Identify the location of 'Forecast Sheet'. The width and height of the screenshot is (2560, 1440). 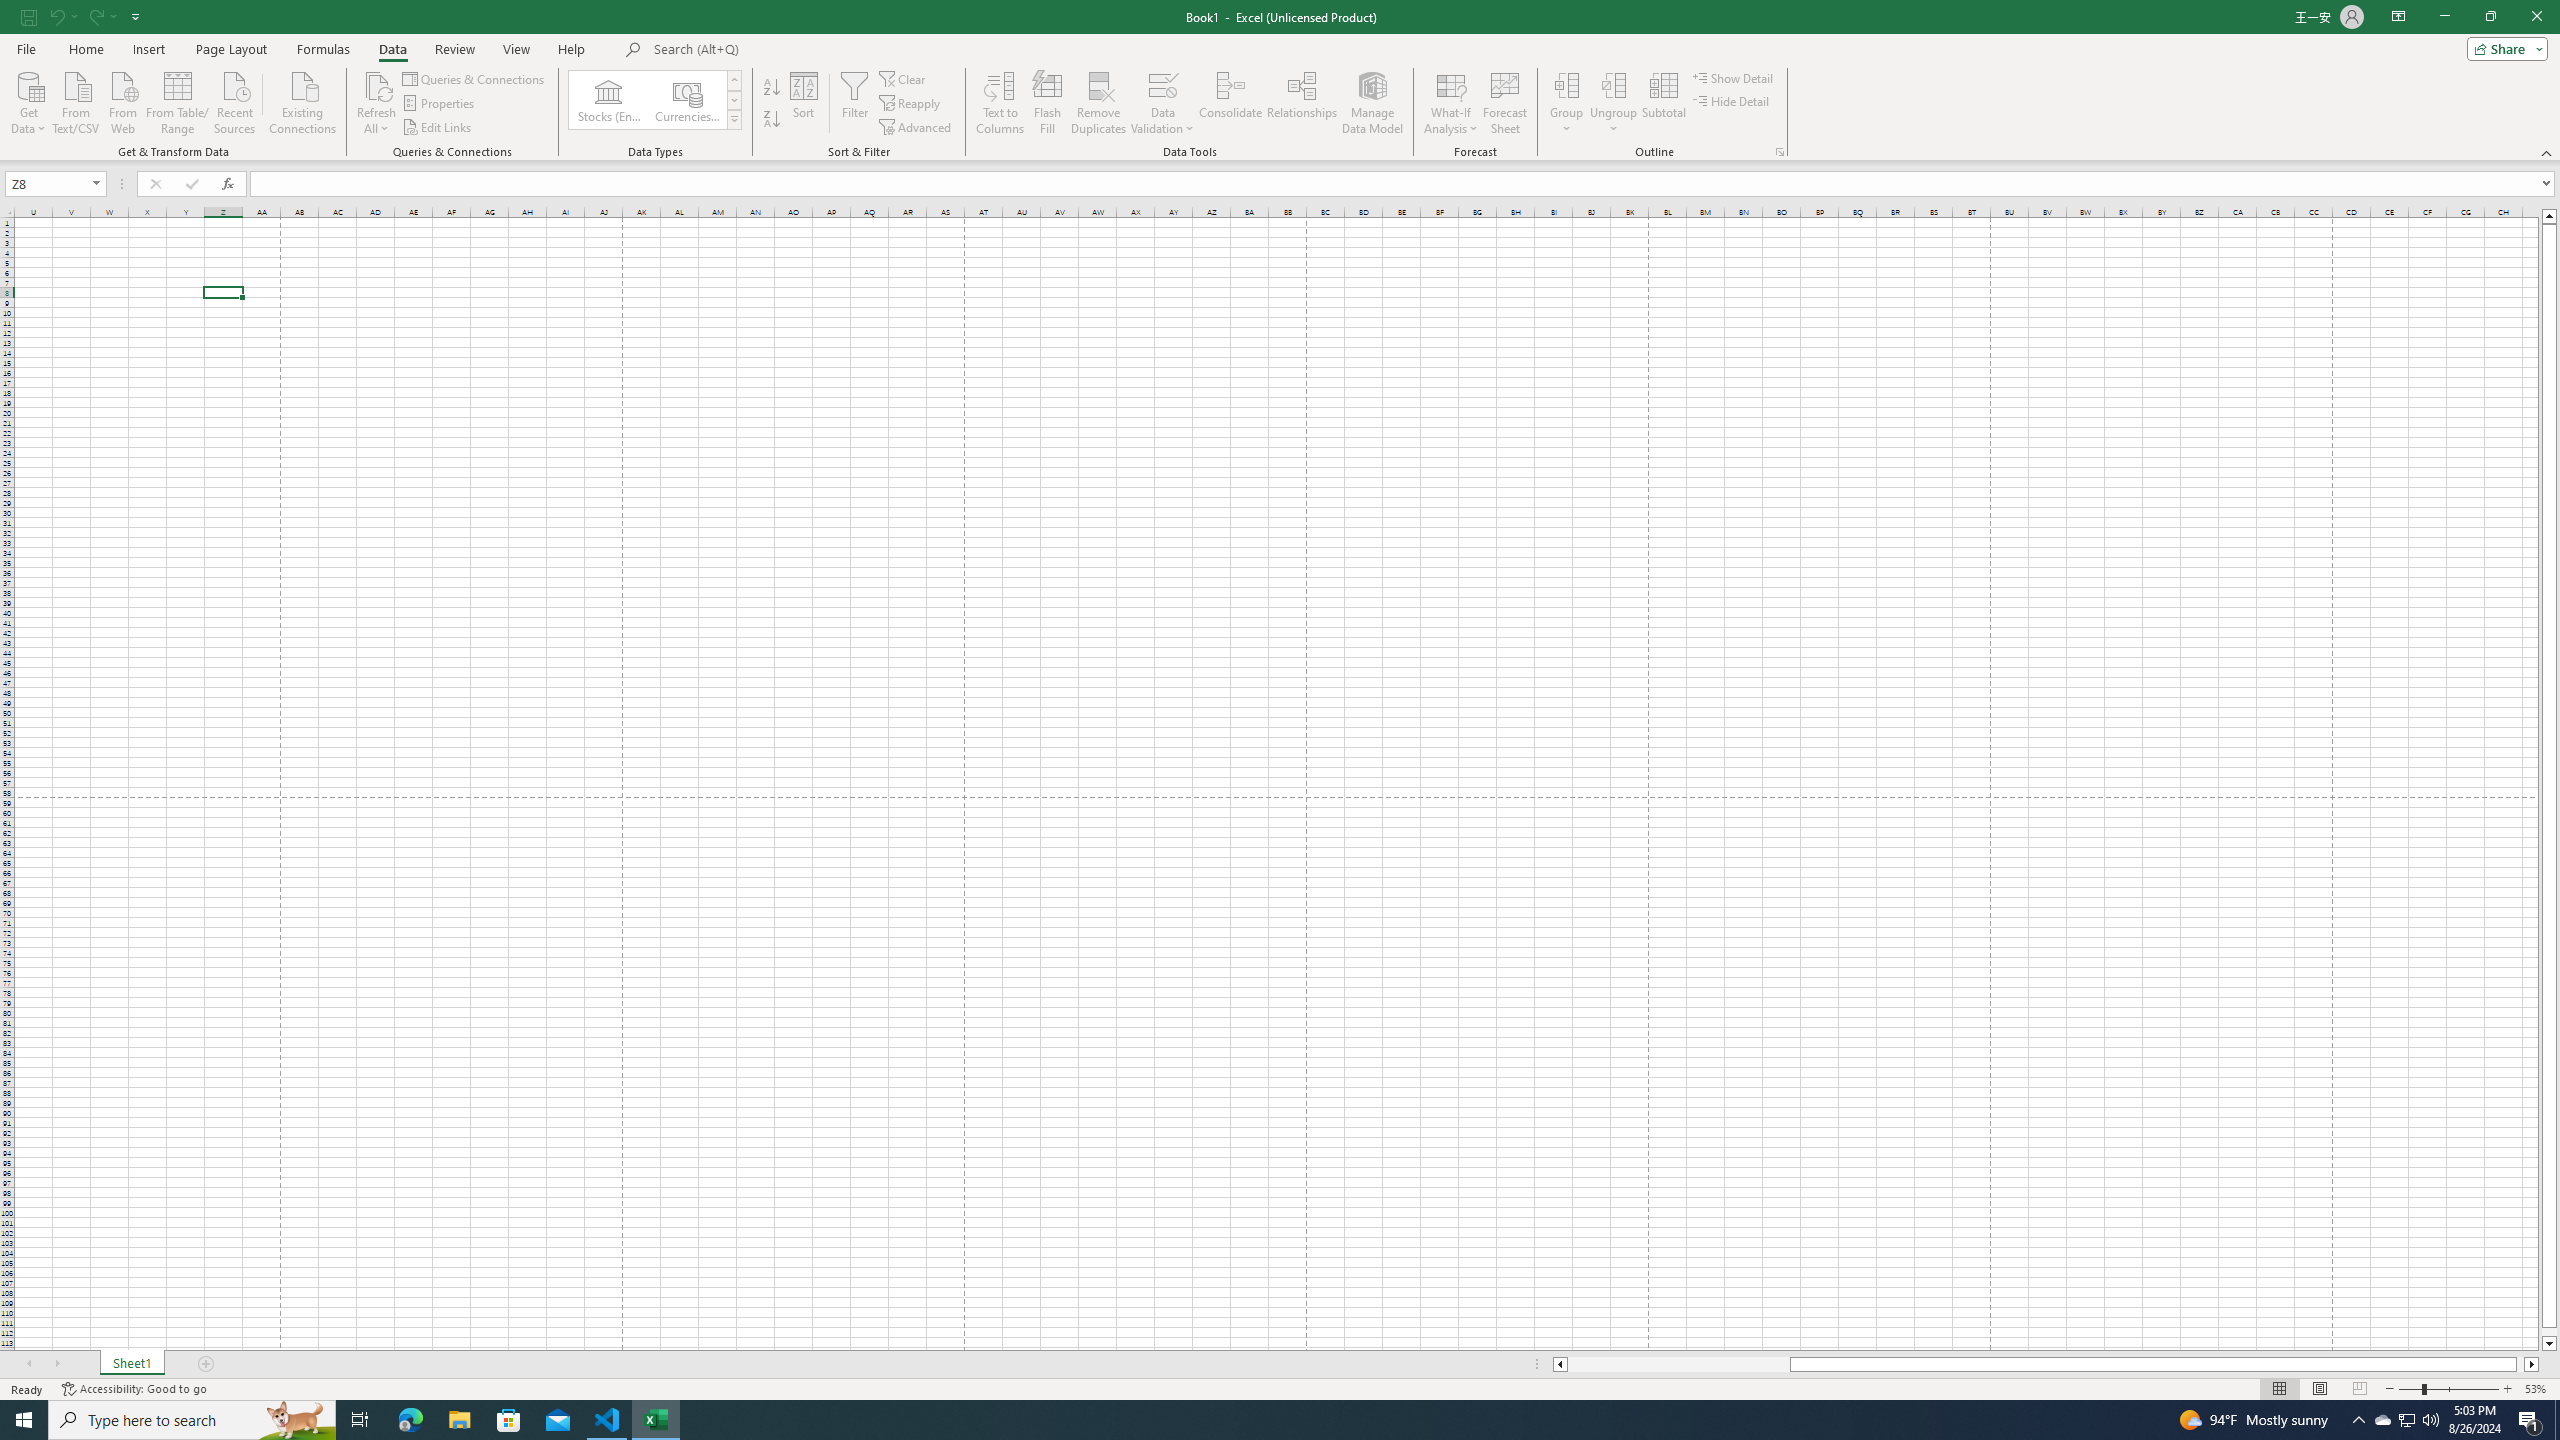
(1505, 103).